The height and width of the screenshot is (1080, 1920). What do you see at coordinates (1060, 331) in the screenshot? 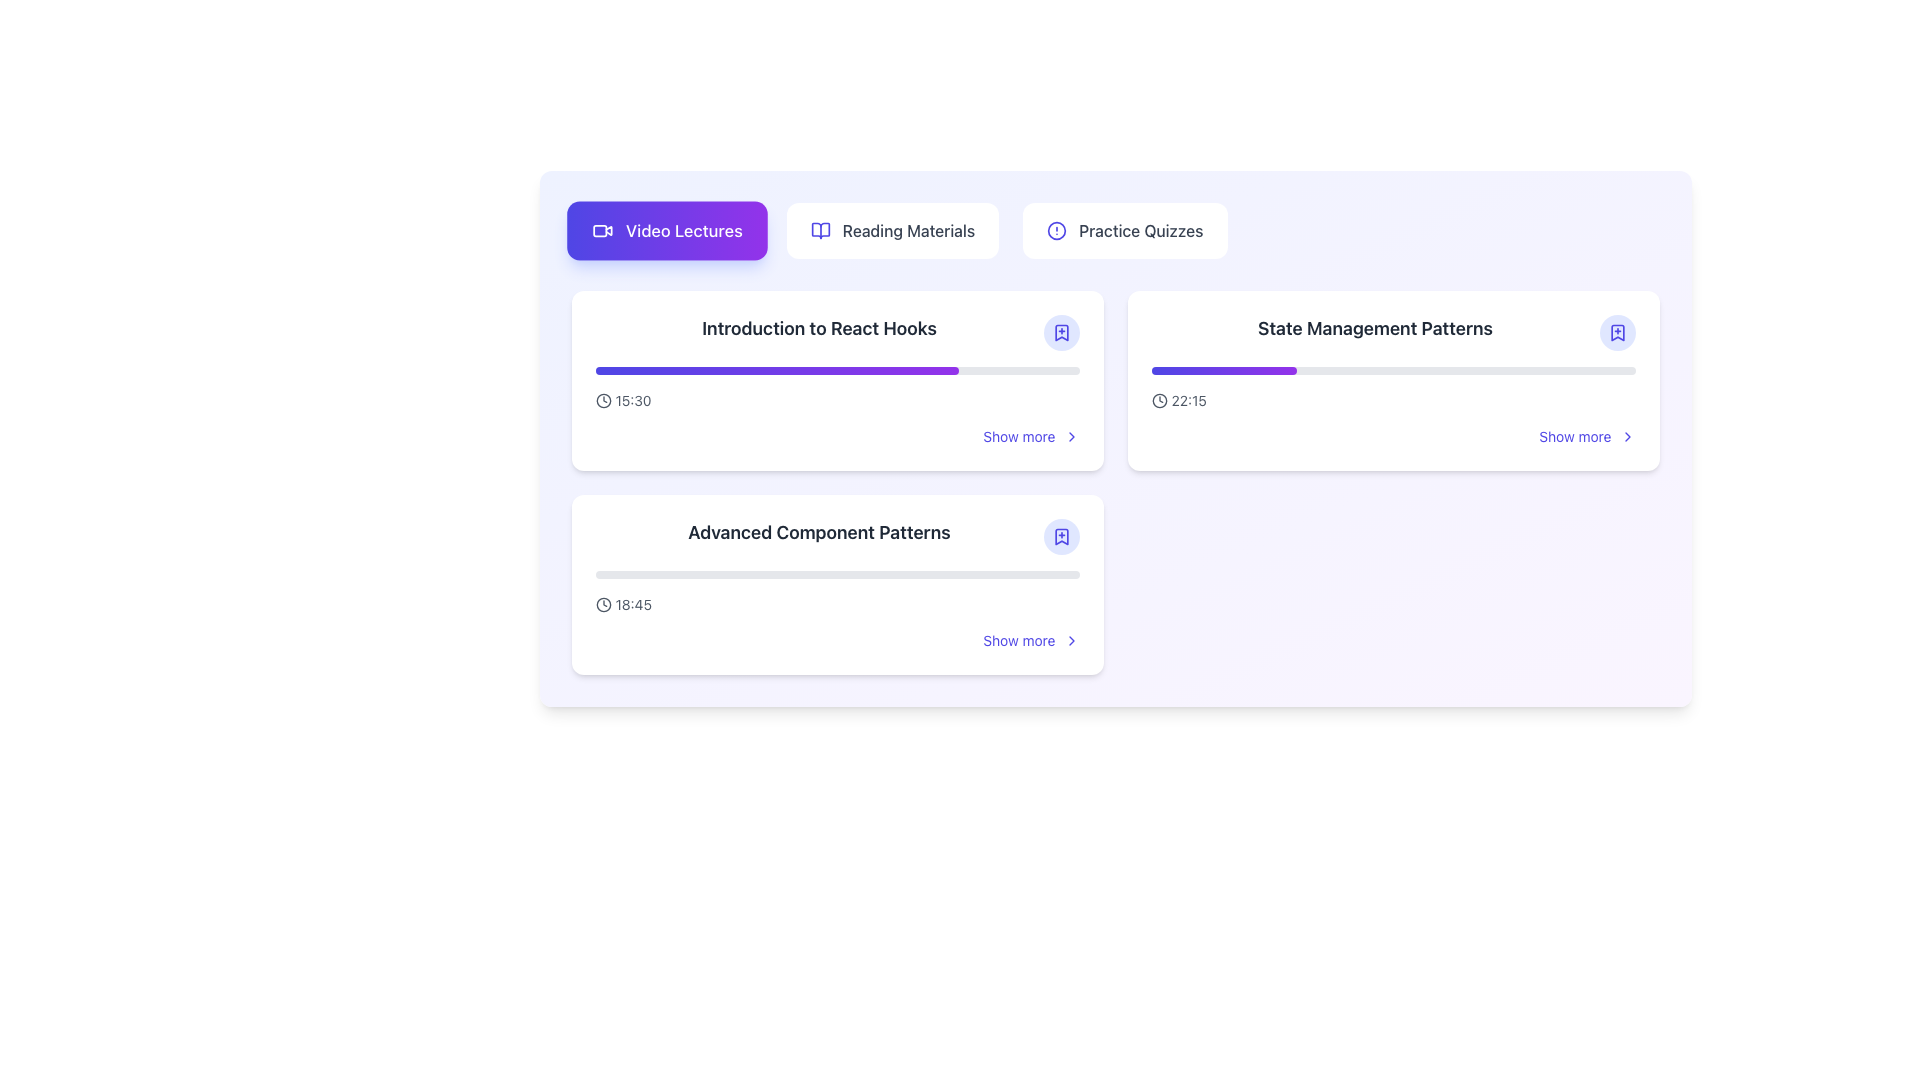
I see `the circular button with a light purple background and a bookmark-plus icon next to the title 'Introduction to React Hooks'` at bounding box center [1060, 331].